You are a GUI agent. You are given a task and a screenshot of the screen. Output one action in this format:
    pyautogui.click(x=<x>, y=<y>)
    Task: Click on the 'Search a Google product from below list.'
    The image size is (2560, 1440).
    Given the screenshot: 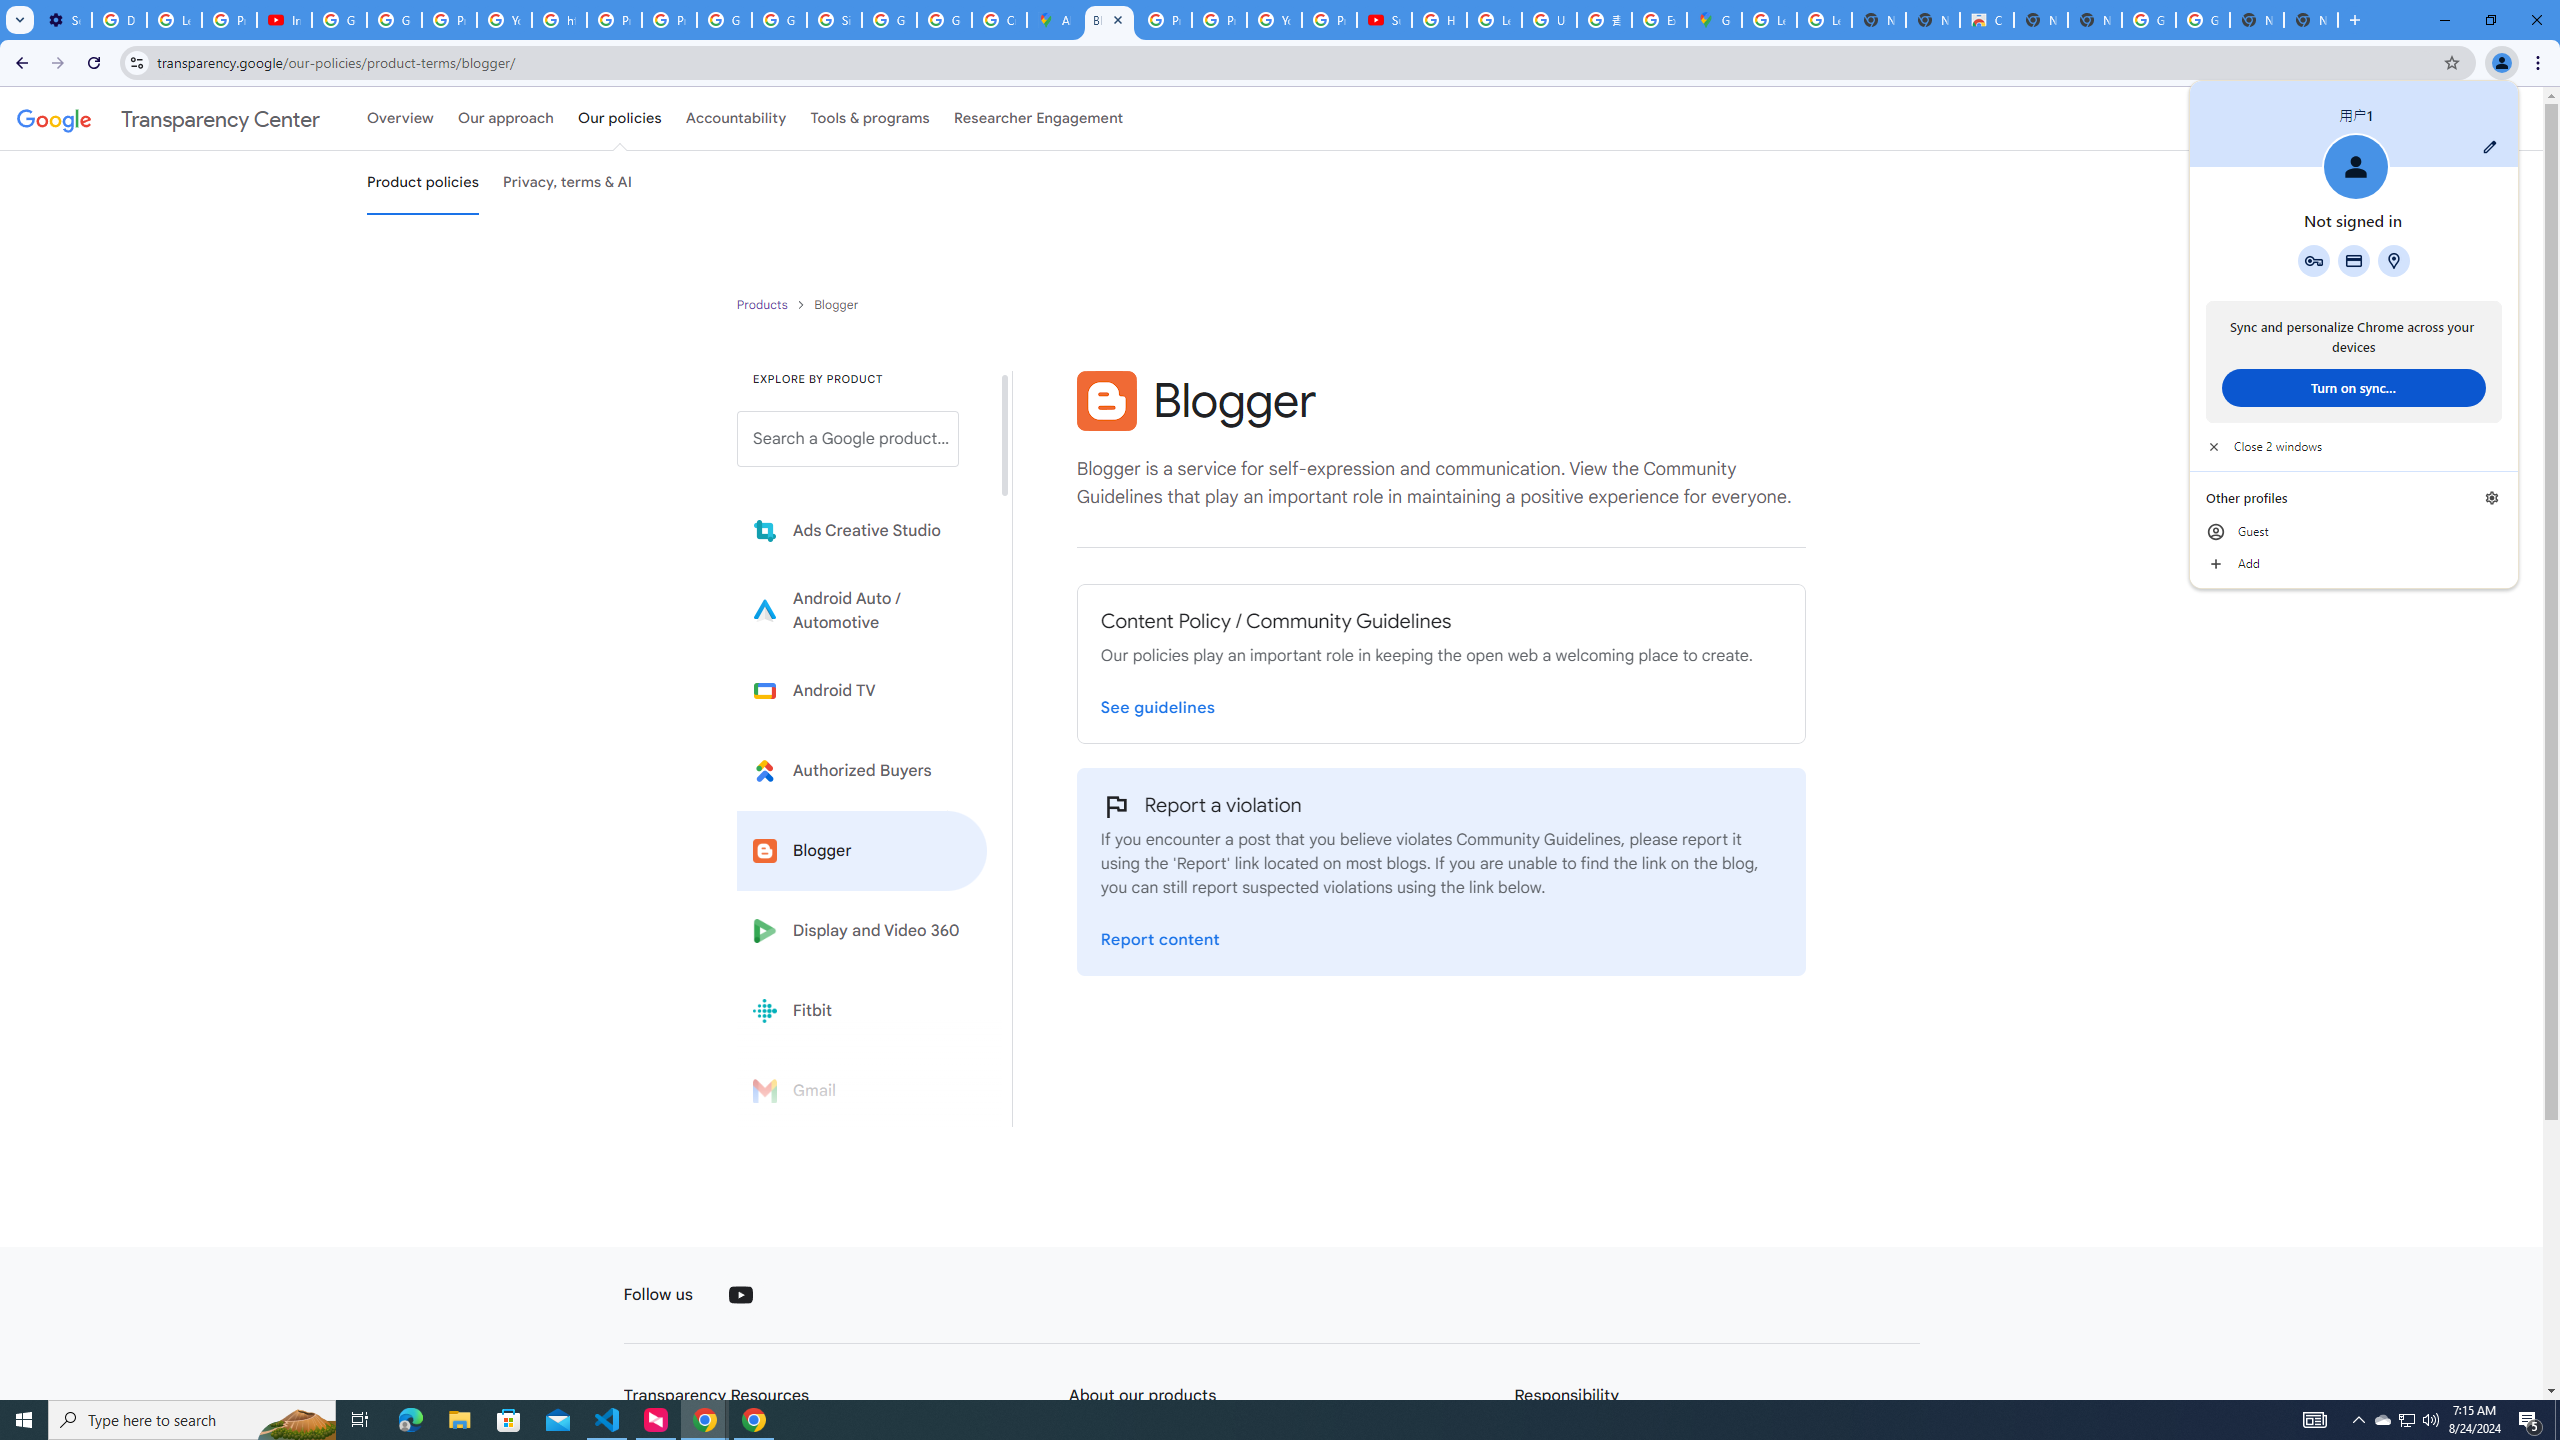 What is the action you would take?
    pyautogui.click(x=847, y=437)
    